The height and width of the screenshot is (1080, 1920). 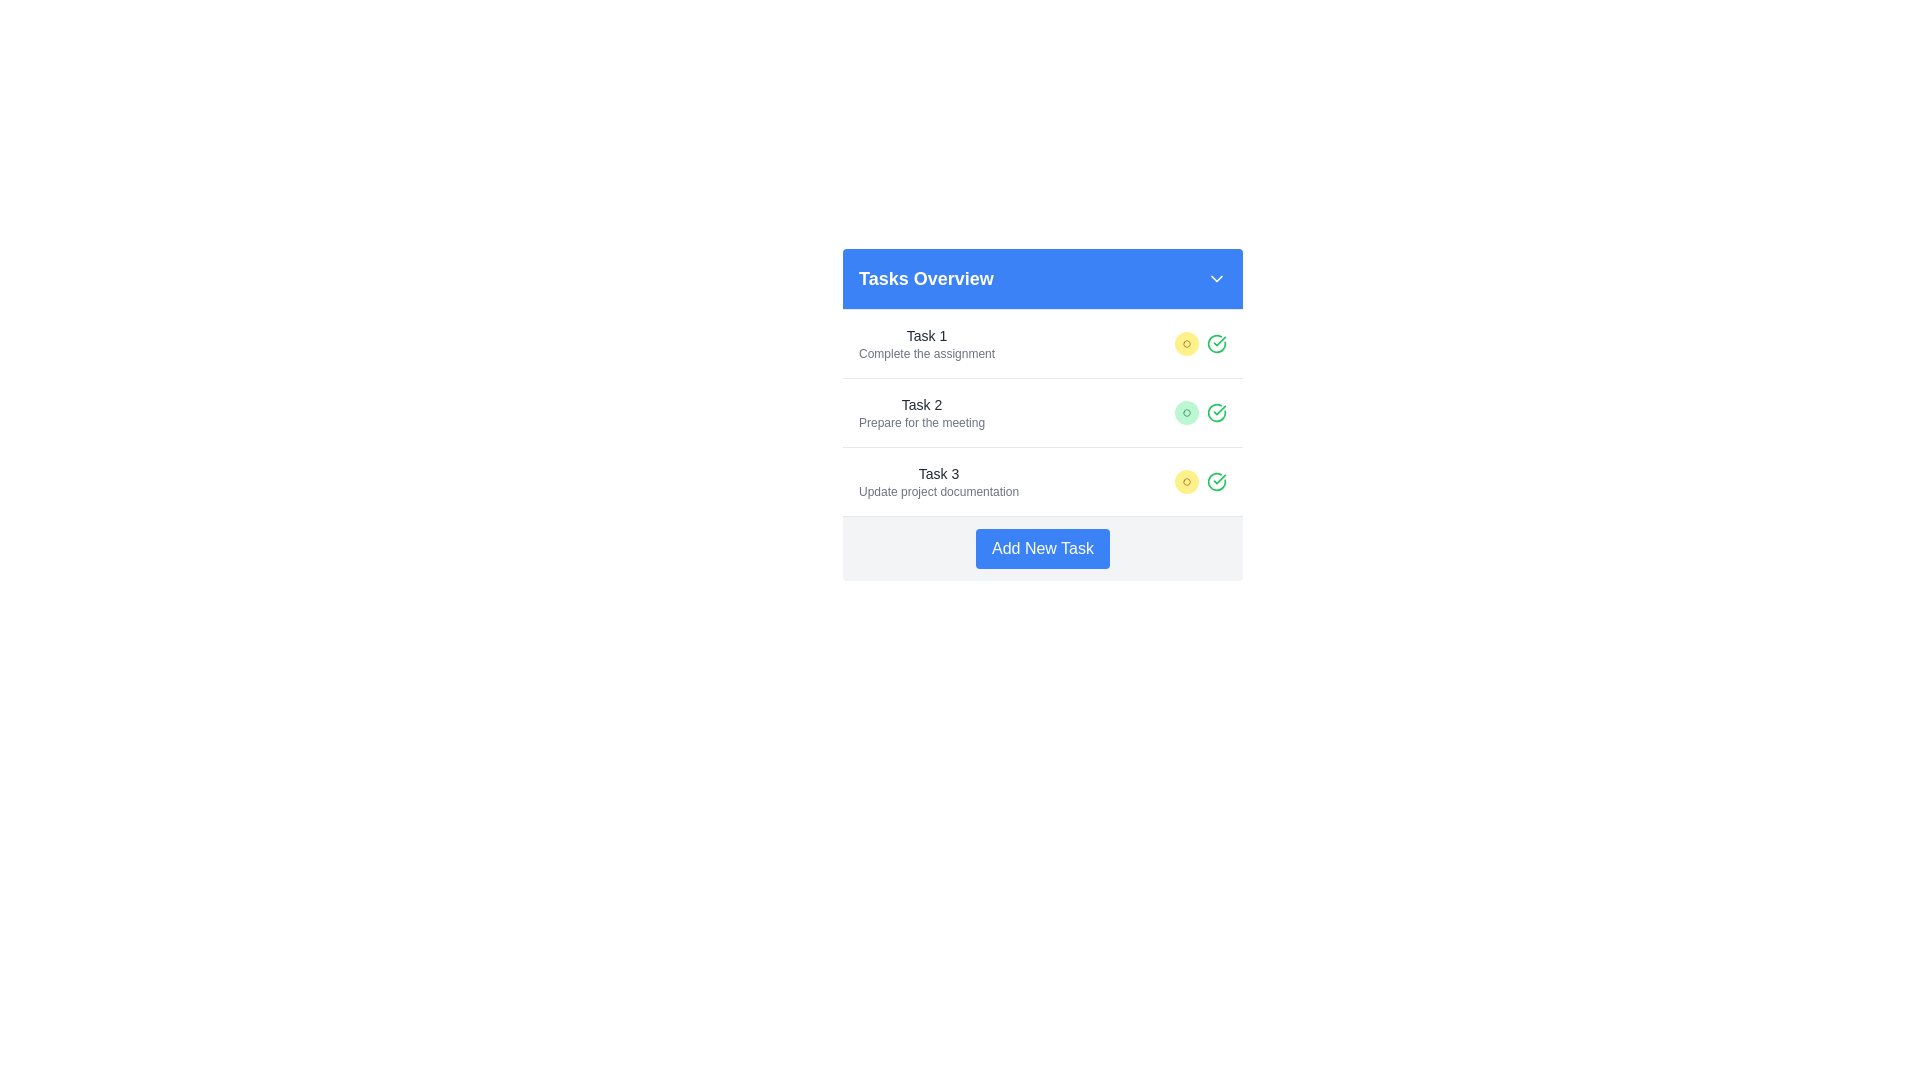 What do you see at coordinates (1041, 548) in the screenshot?
I see `the blue button labeled 'Add New Task' located at the bottom of the 'Tasks Overview' card` at bounding box center [1041, 548].